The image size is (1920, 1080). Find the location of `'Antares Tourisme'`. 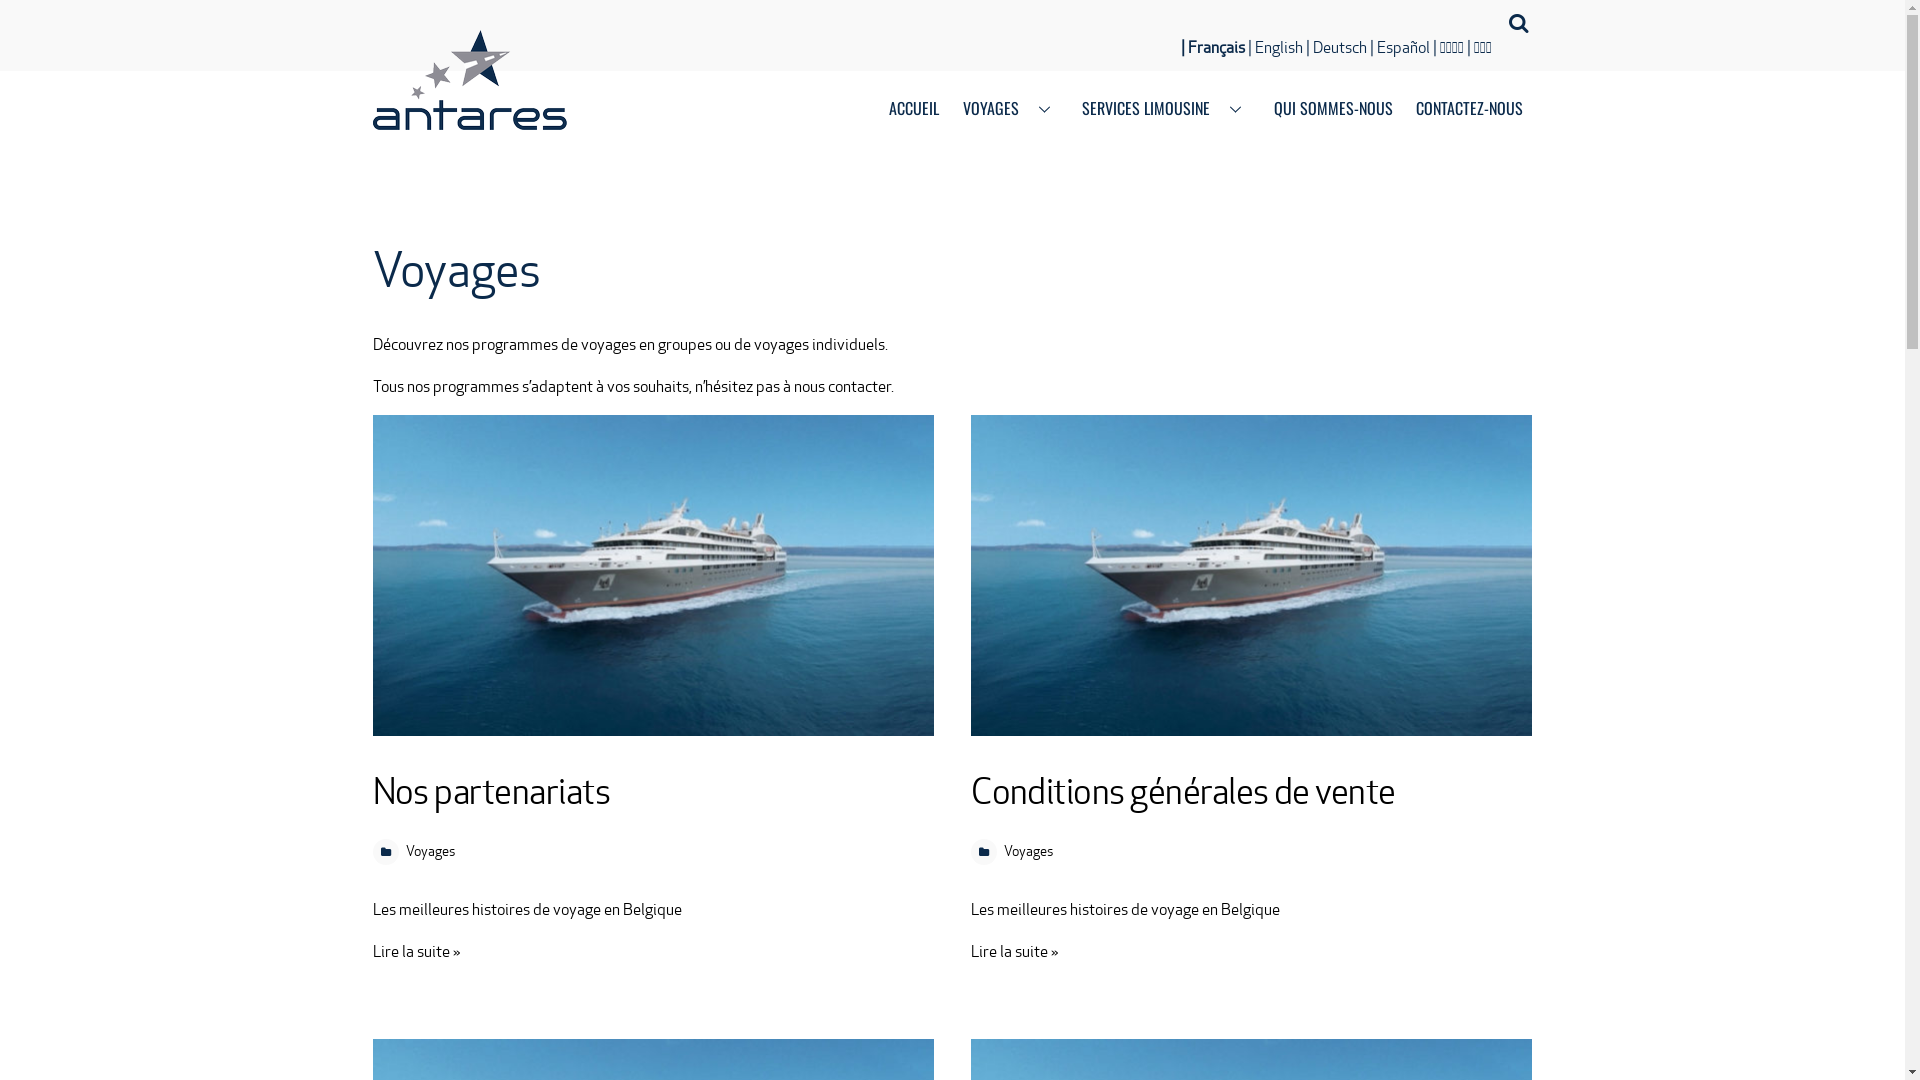

'Antares Tourisme' is located at coordinates (468, 114).